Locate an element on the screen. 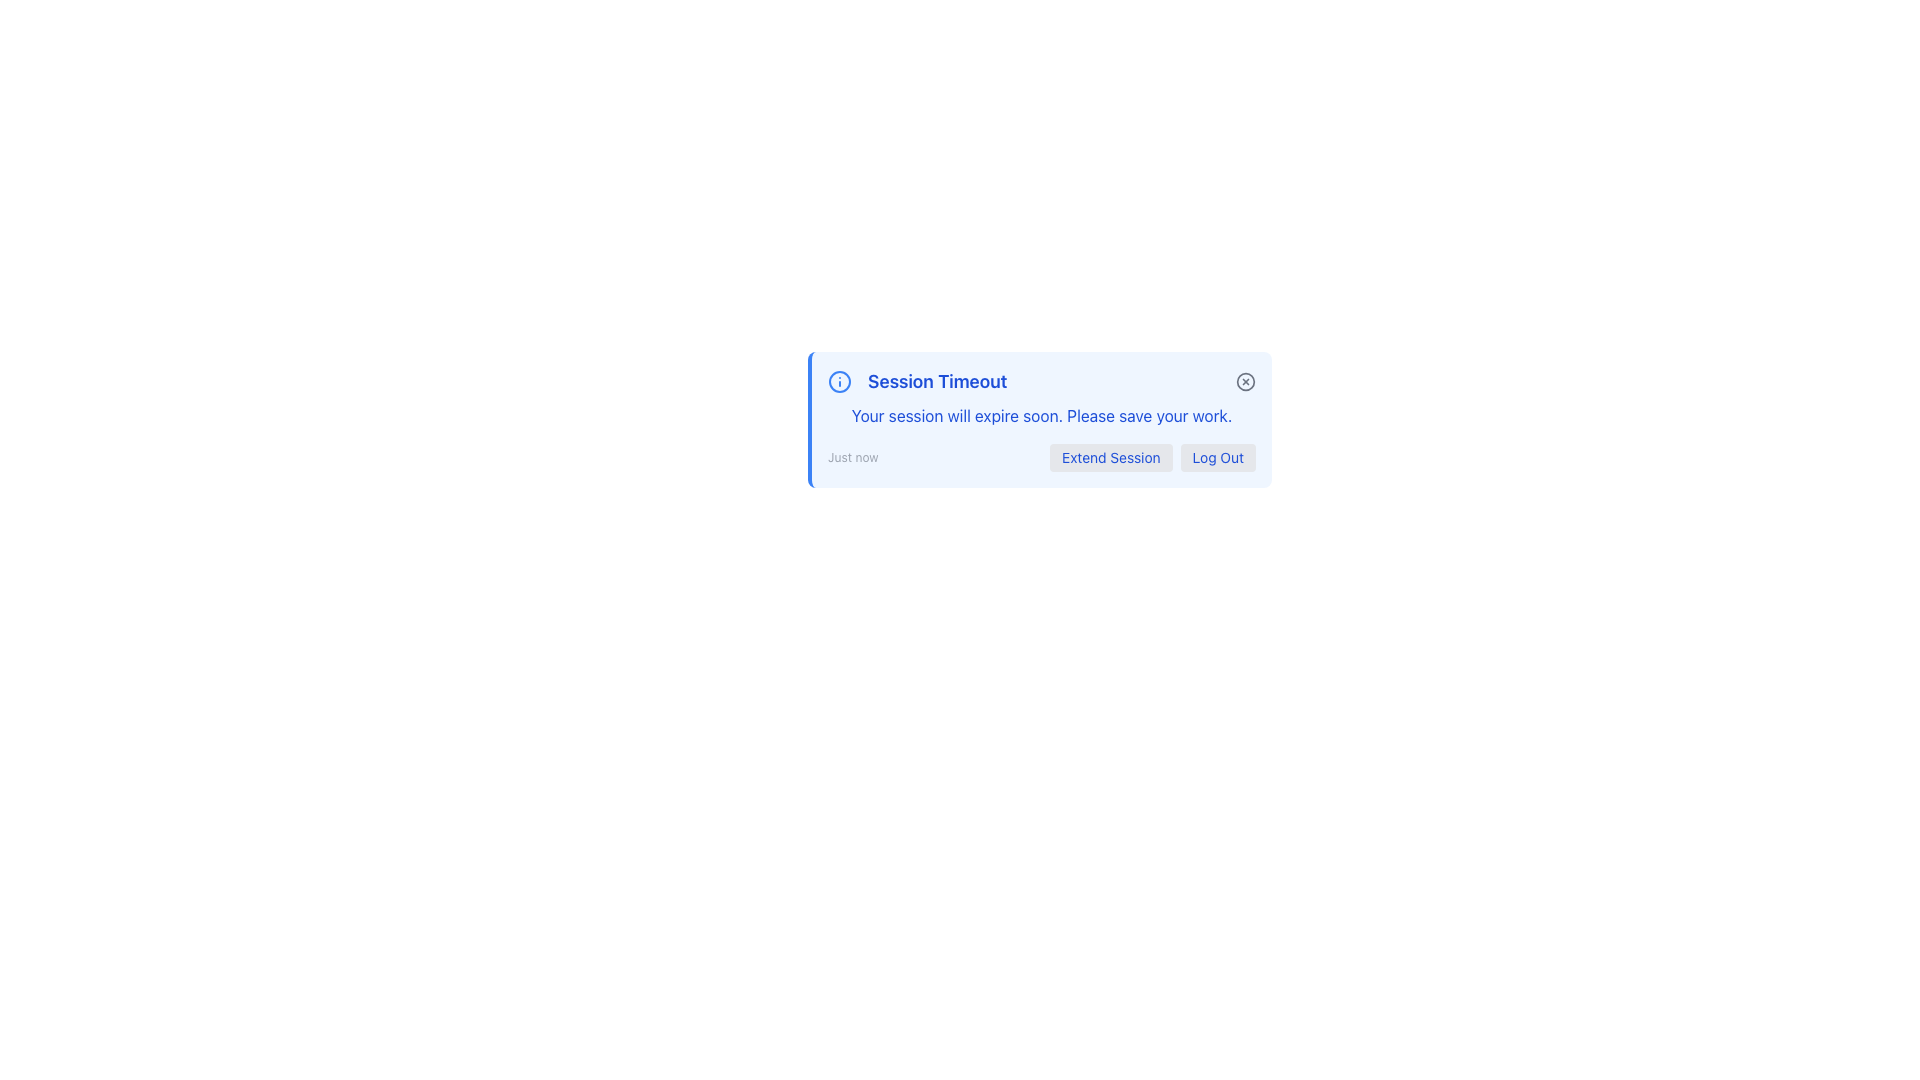 This screenshot has height=1080, width=1920. the dismiss button, which is a circular icon resembling an 'x' inside a gray circle located in the top-right corner of the 'Session Timeout' notification box is located at coordinates (1245, 381).